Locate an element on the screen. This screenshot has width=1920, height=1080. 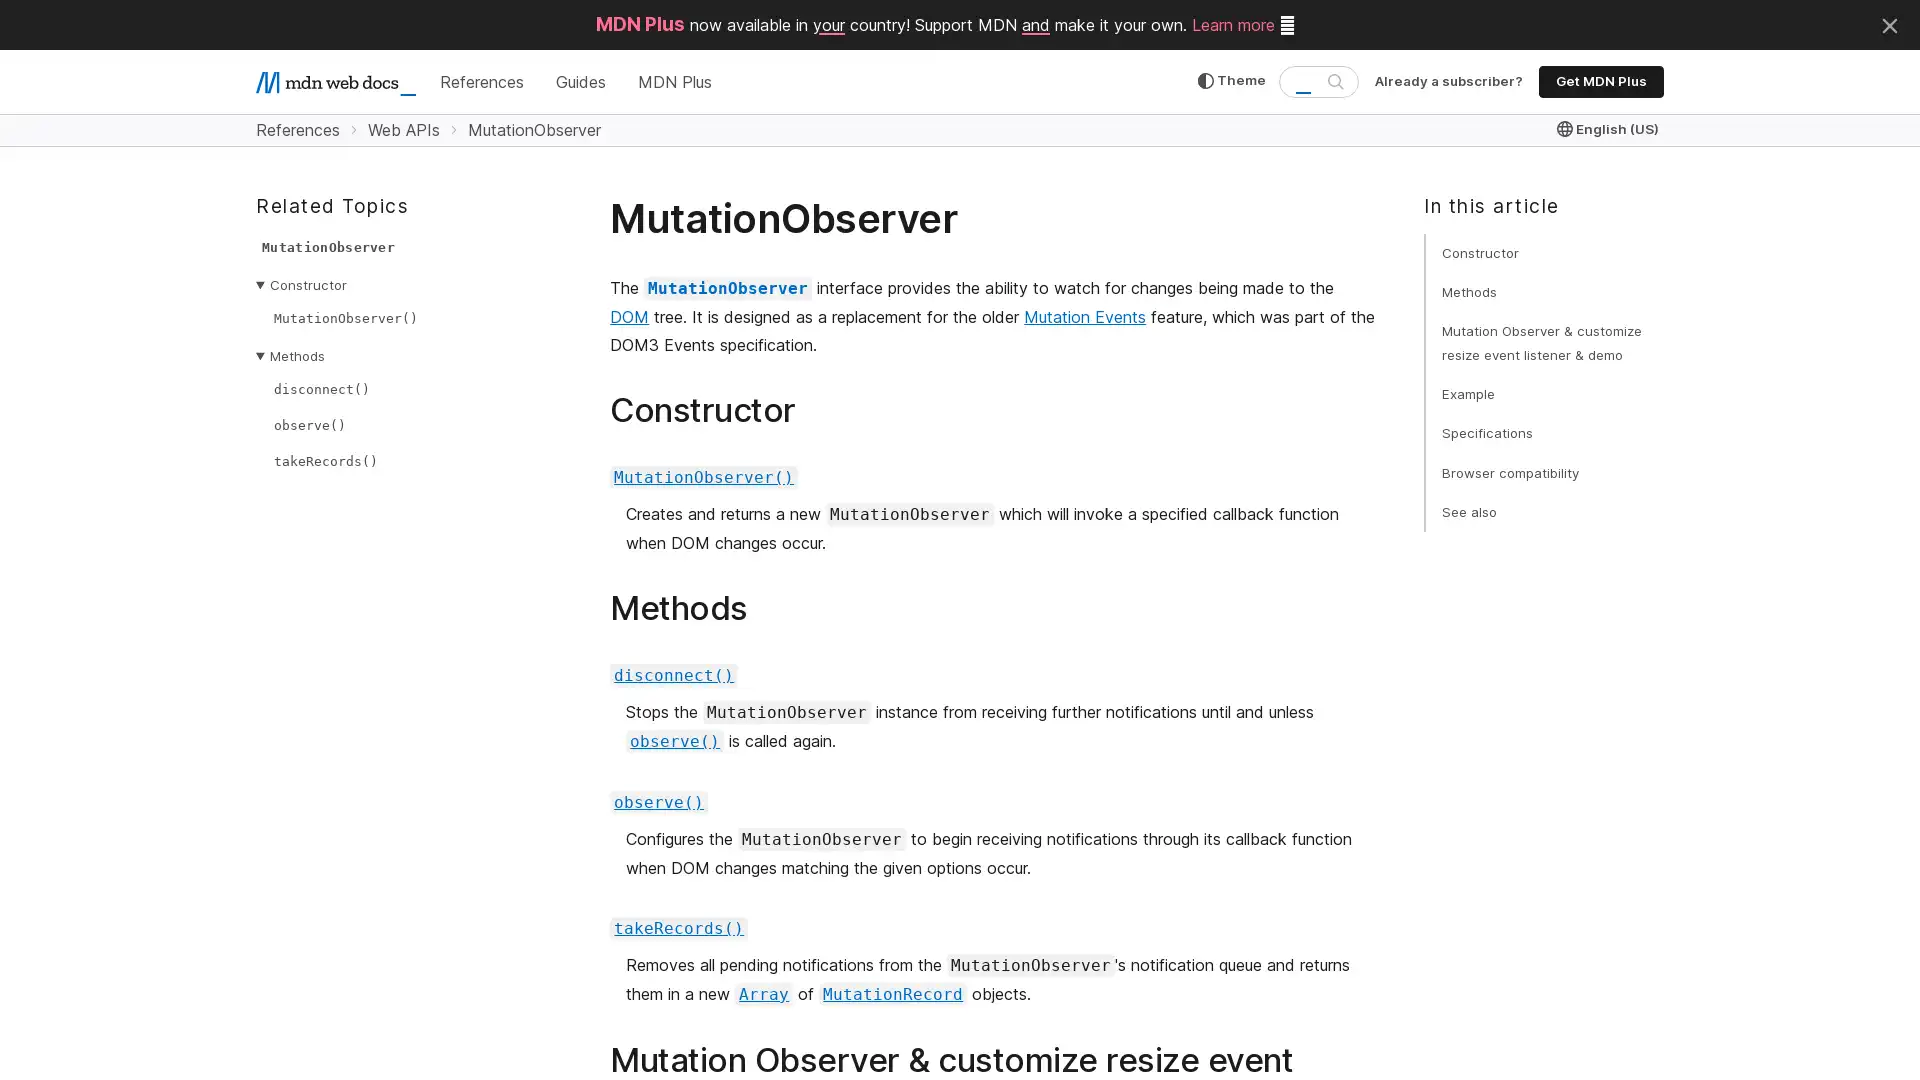
SEARCH is located at coordinates (1334, 80).